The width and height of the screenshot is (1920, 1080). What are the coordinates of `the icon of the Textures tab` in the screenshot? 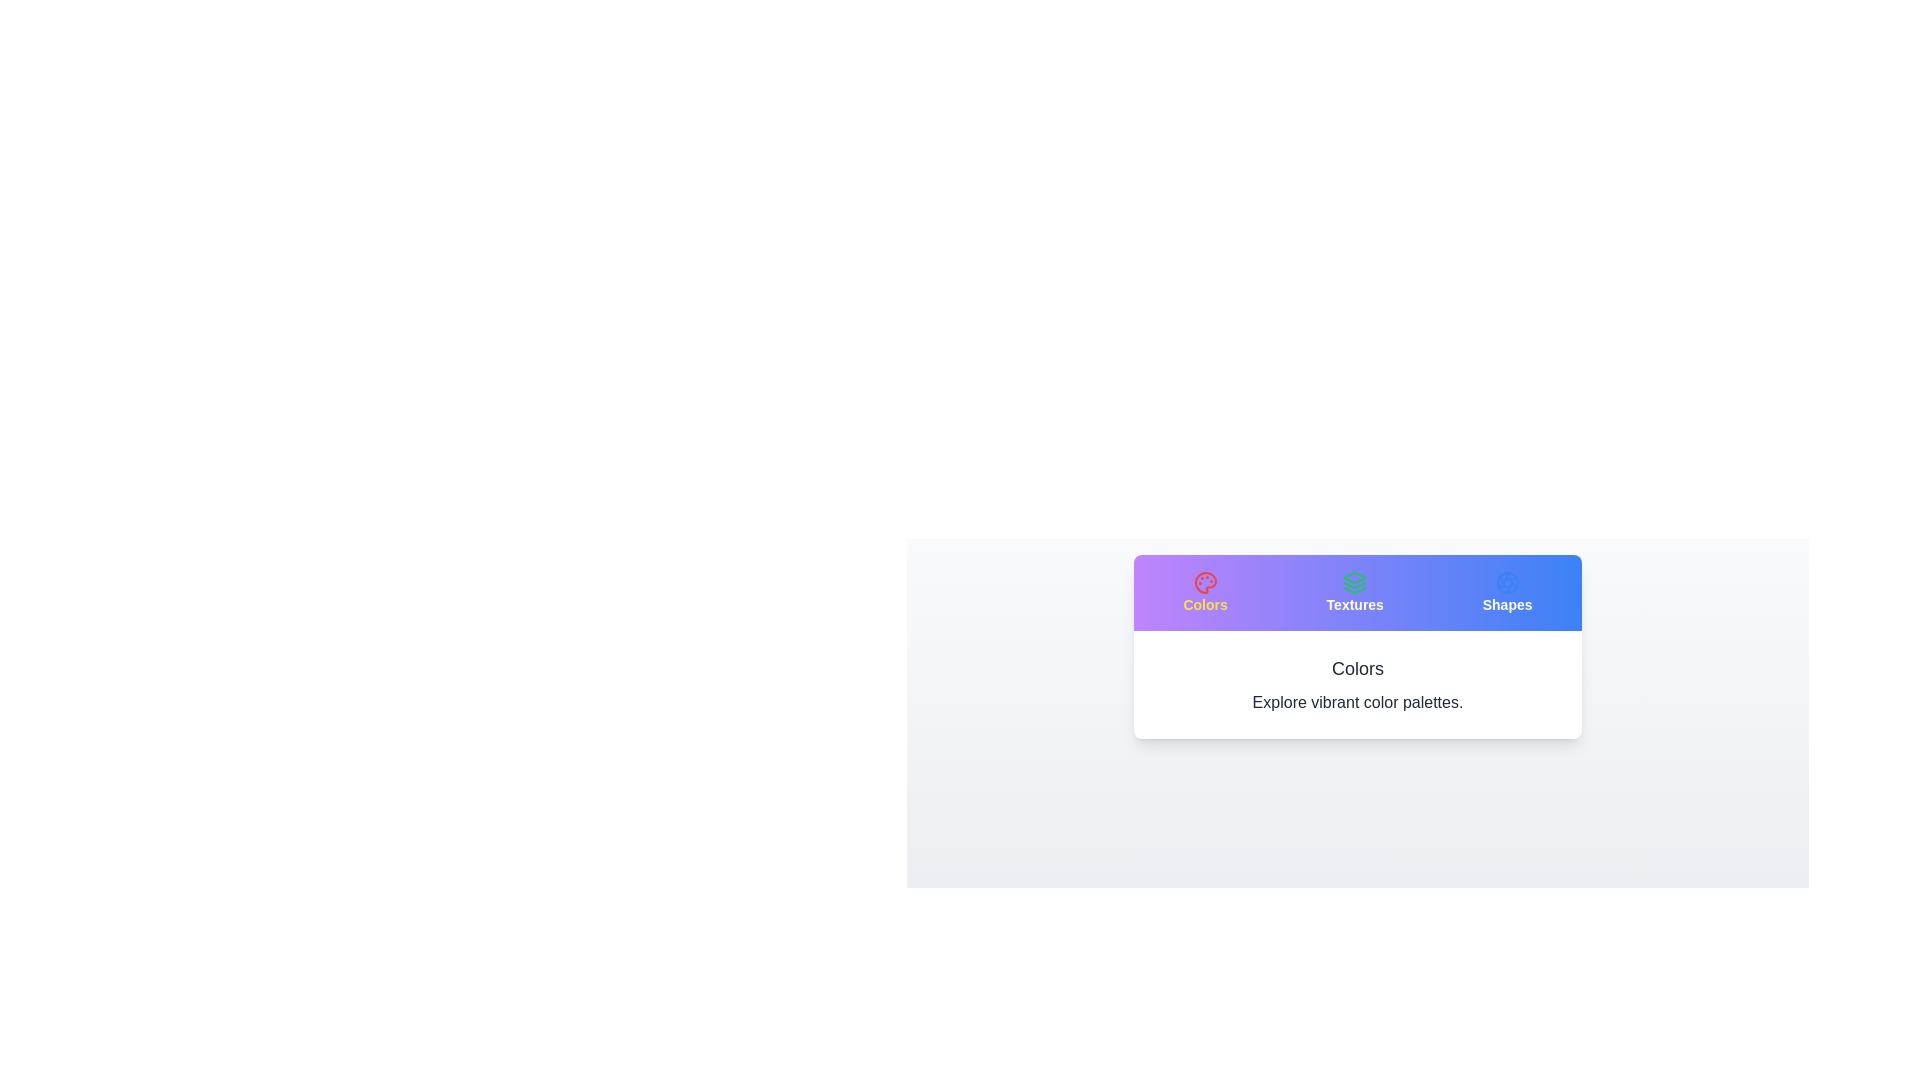 It's located at (1355, 592).